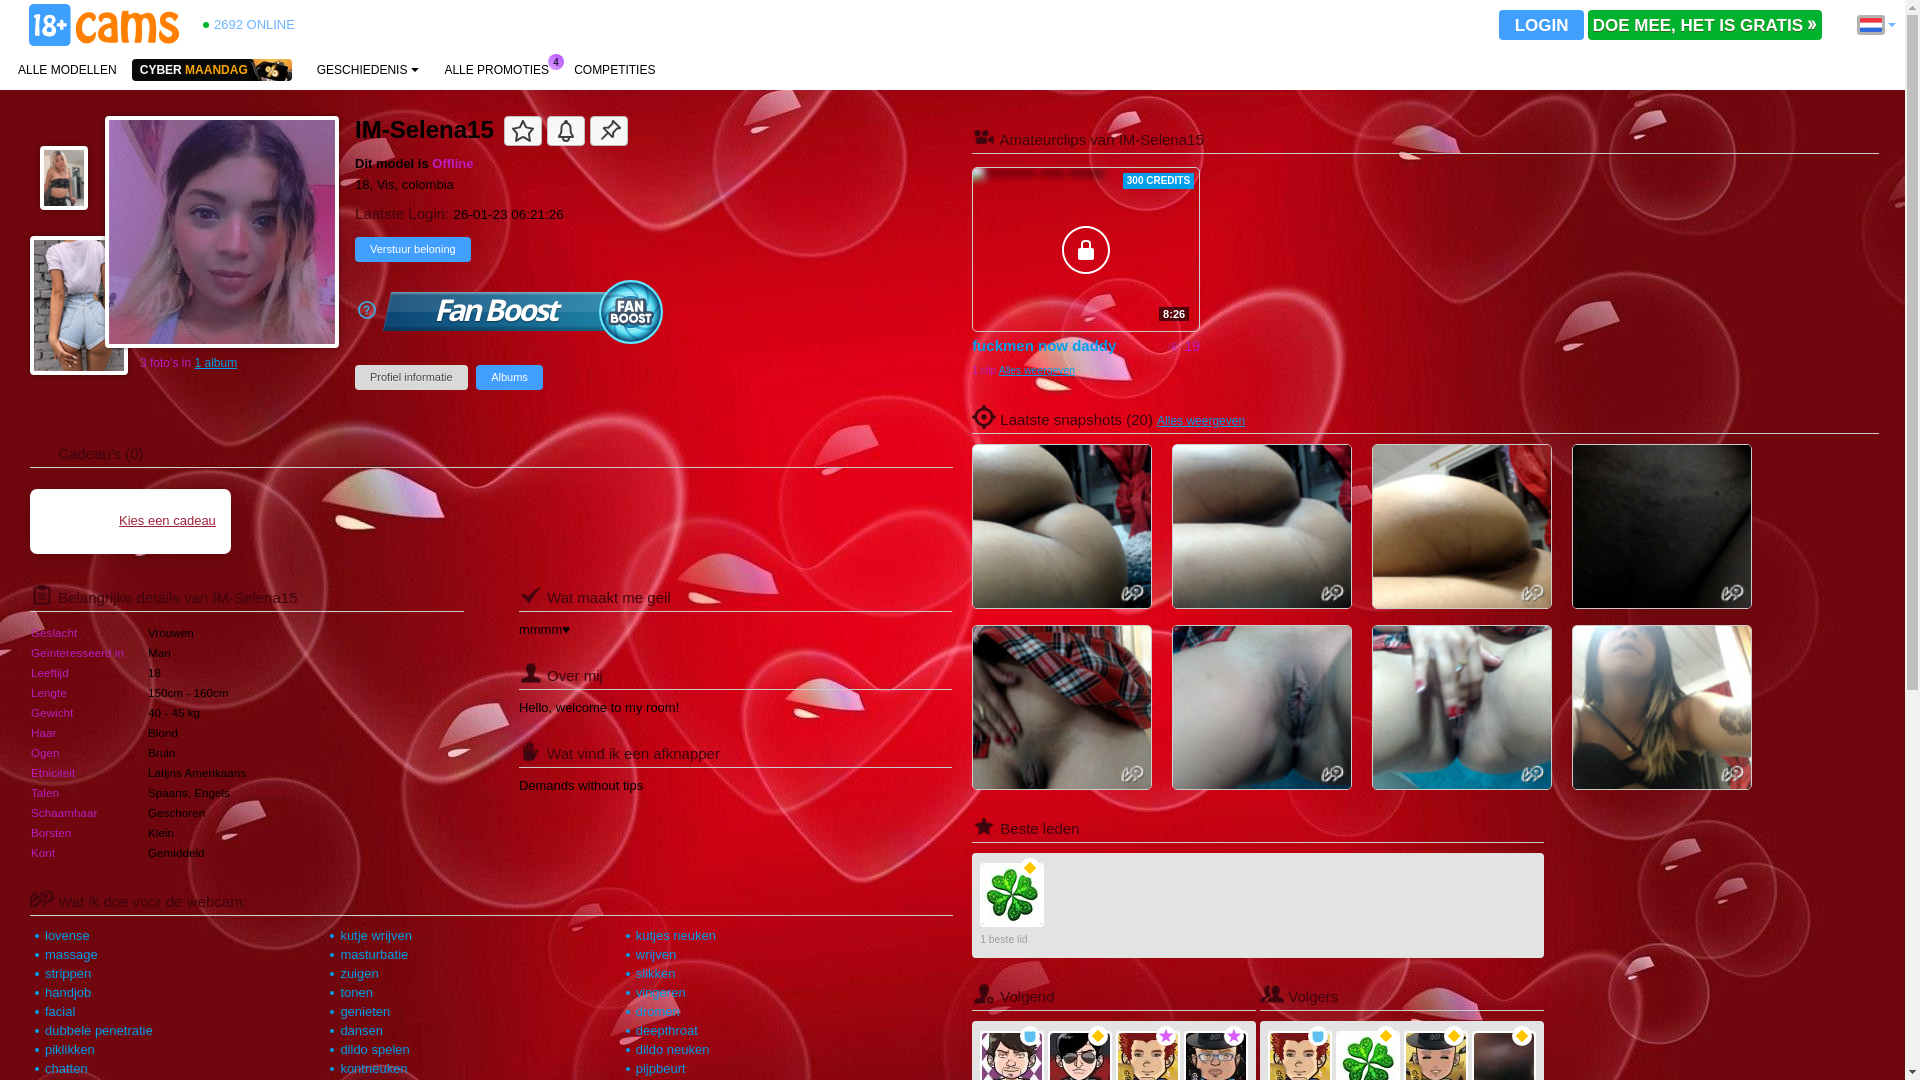 The image size is (1920, 1080). I want to click on 'kutjes neuken', so click(676, 935).